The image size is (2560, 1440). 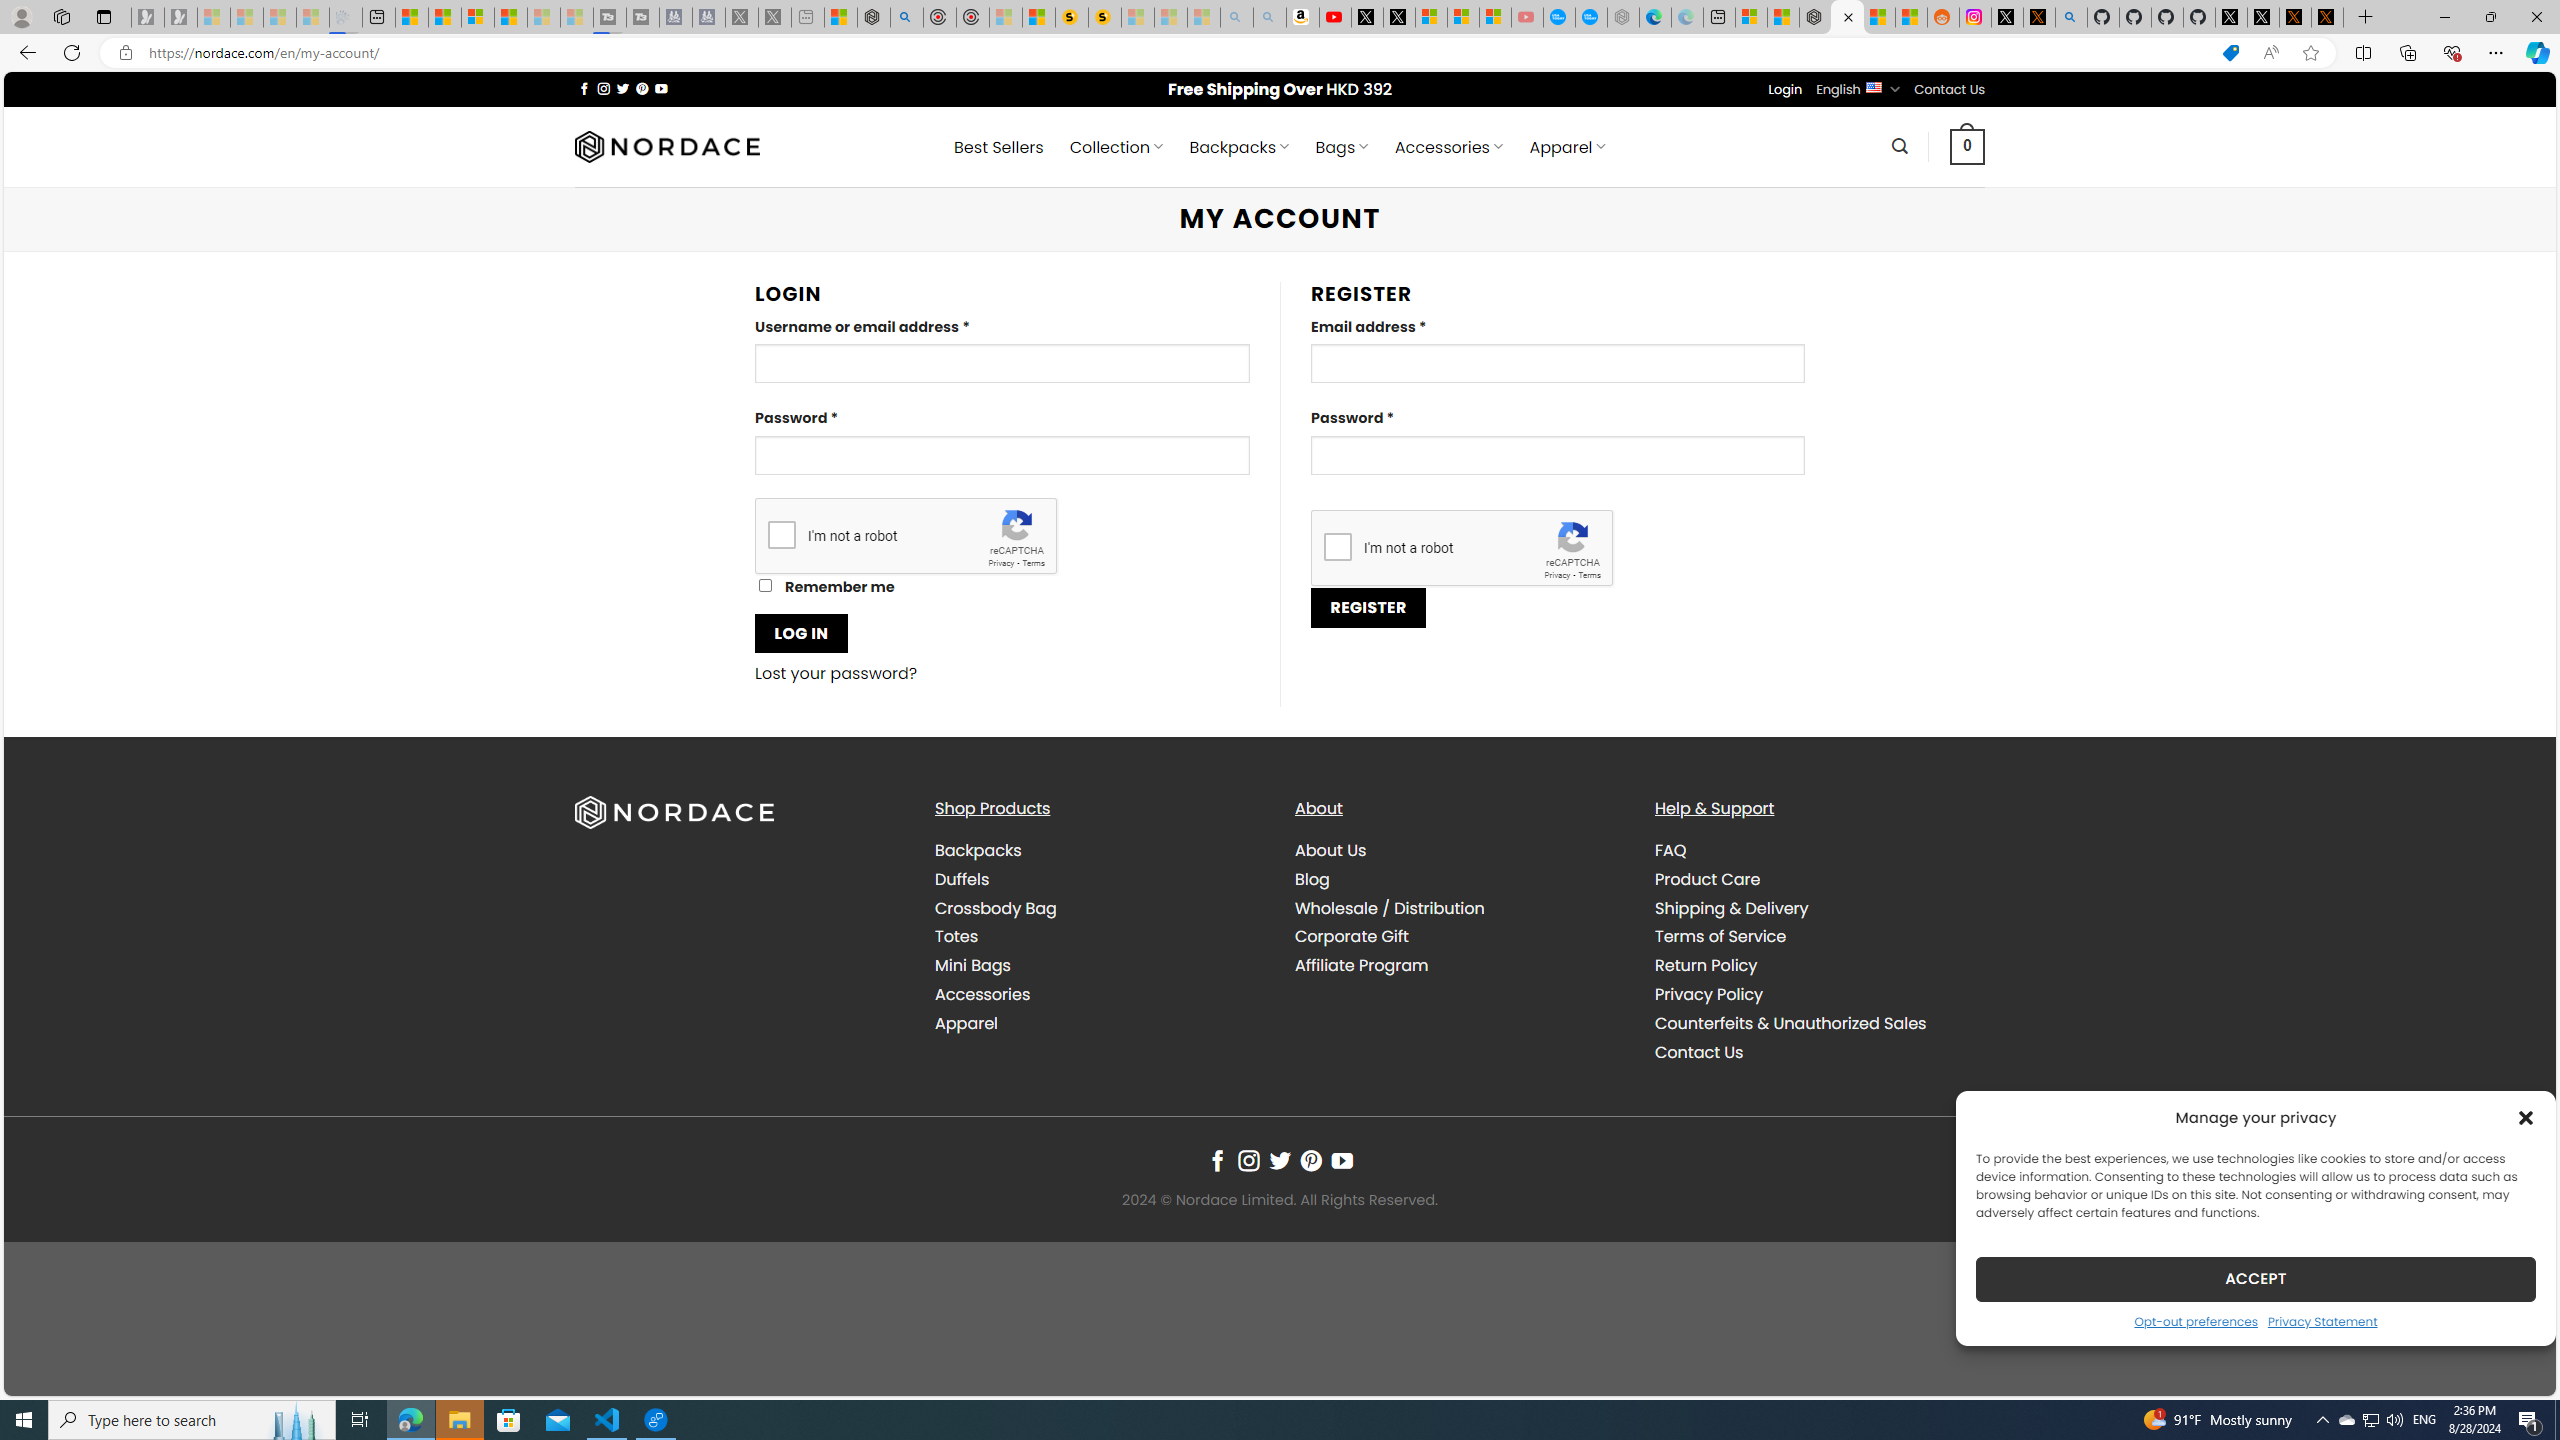 What do you see at coordinates (1235, 16) in the screenshot?
I see `'amazon - Search - Sleeping'` at bounding box center [1235, 16].